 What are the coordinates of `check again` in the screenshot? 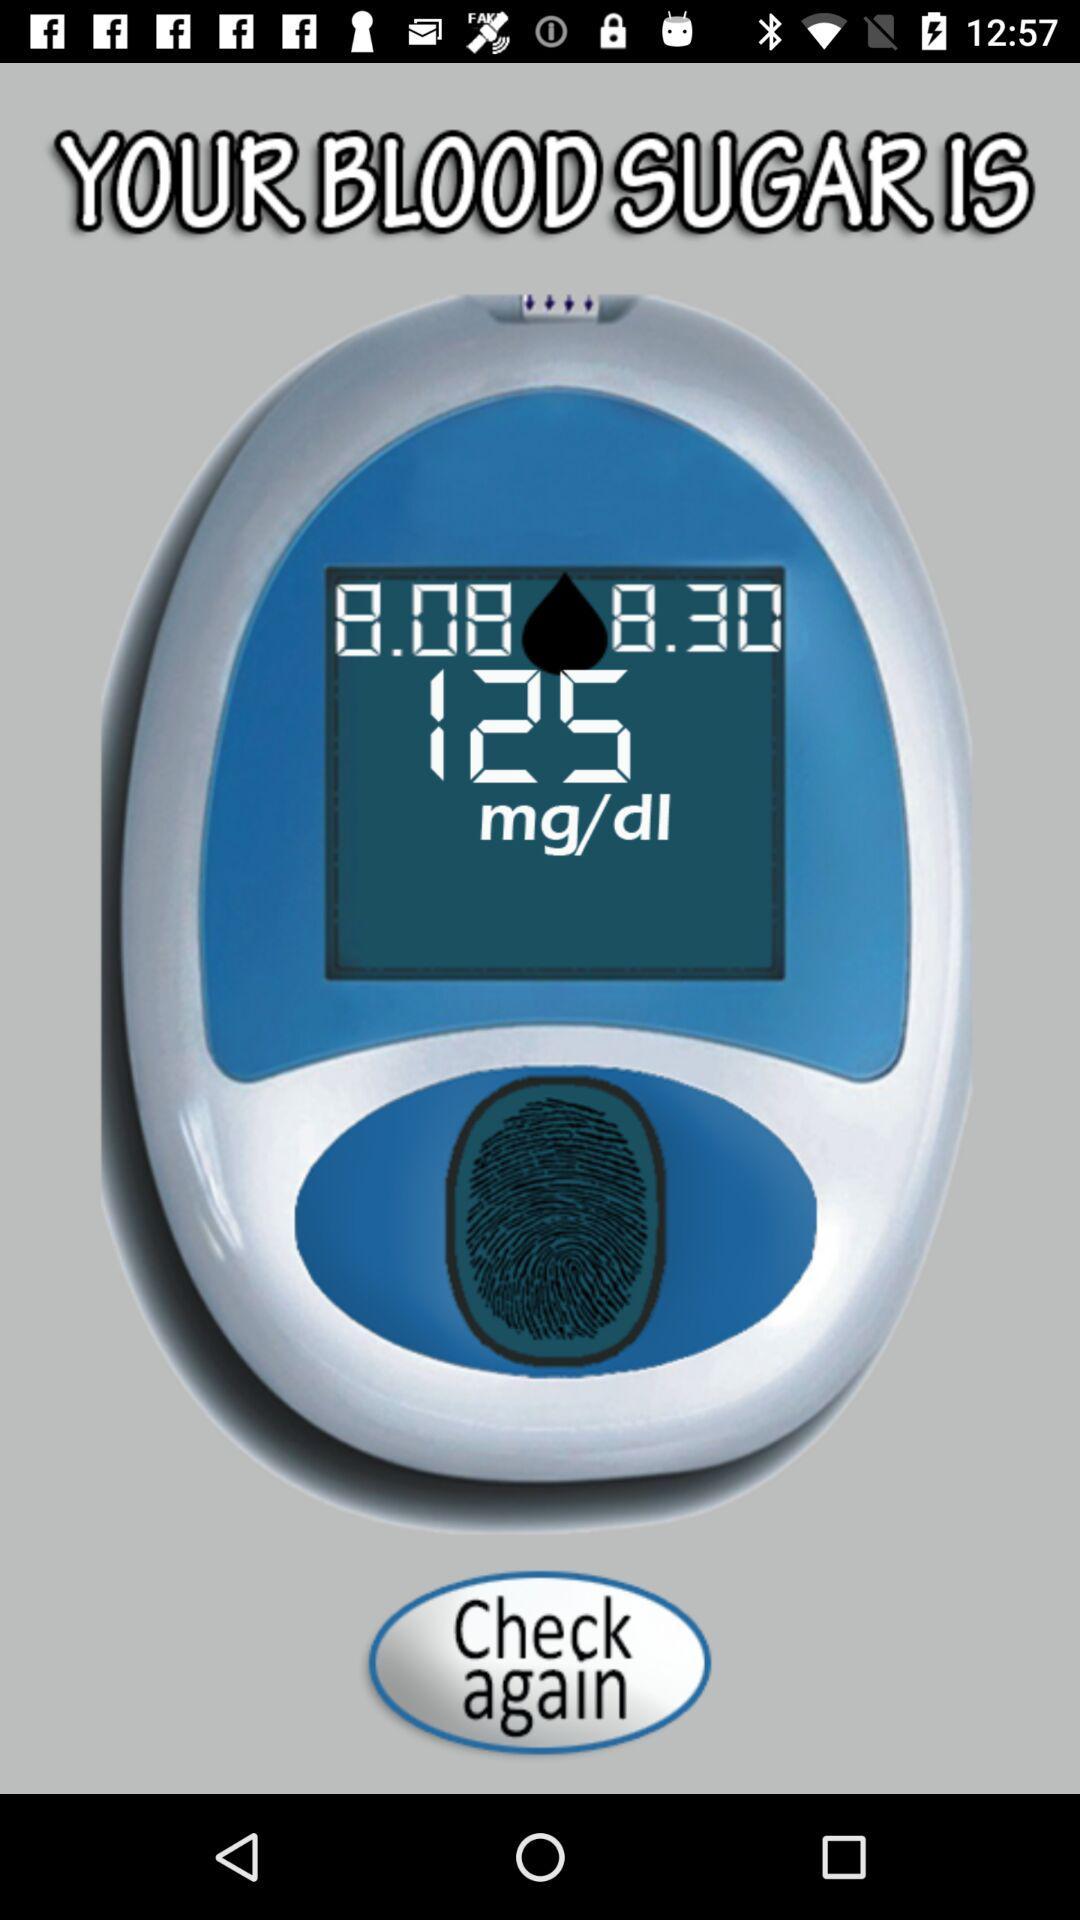 It's located at (540, 1662).